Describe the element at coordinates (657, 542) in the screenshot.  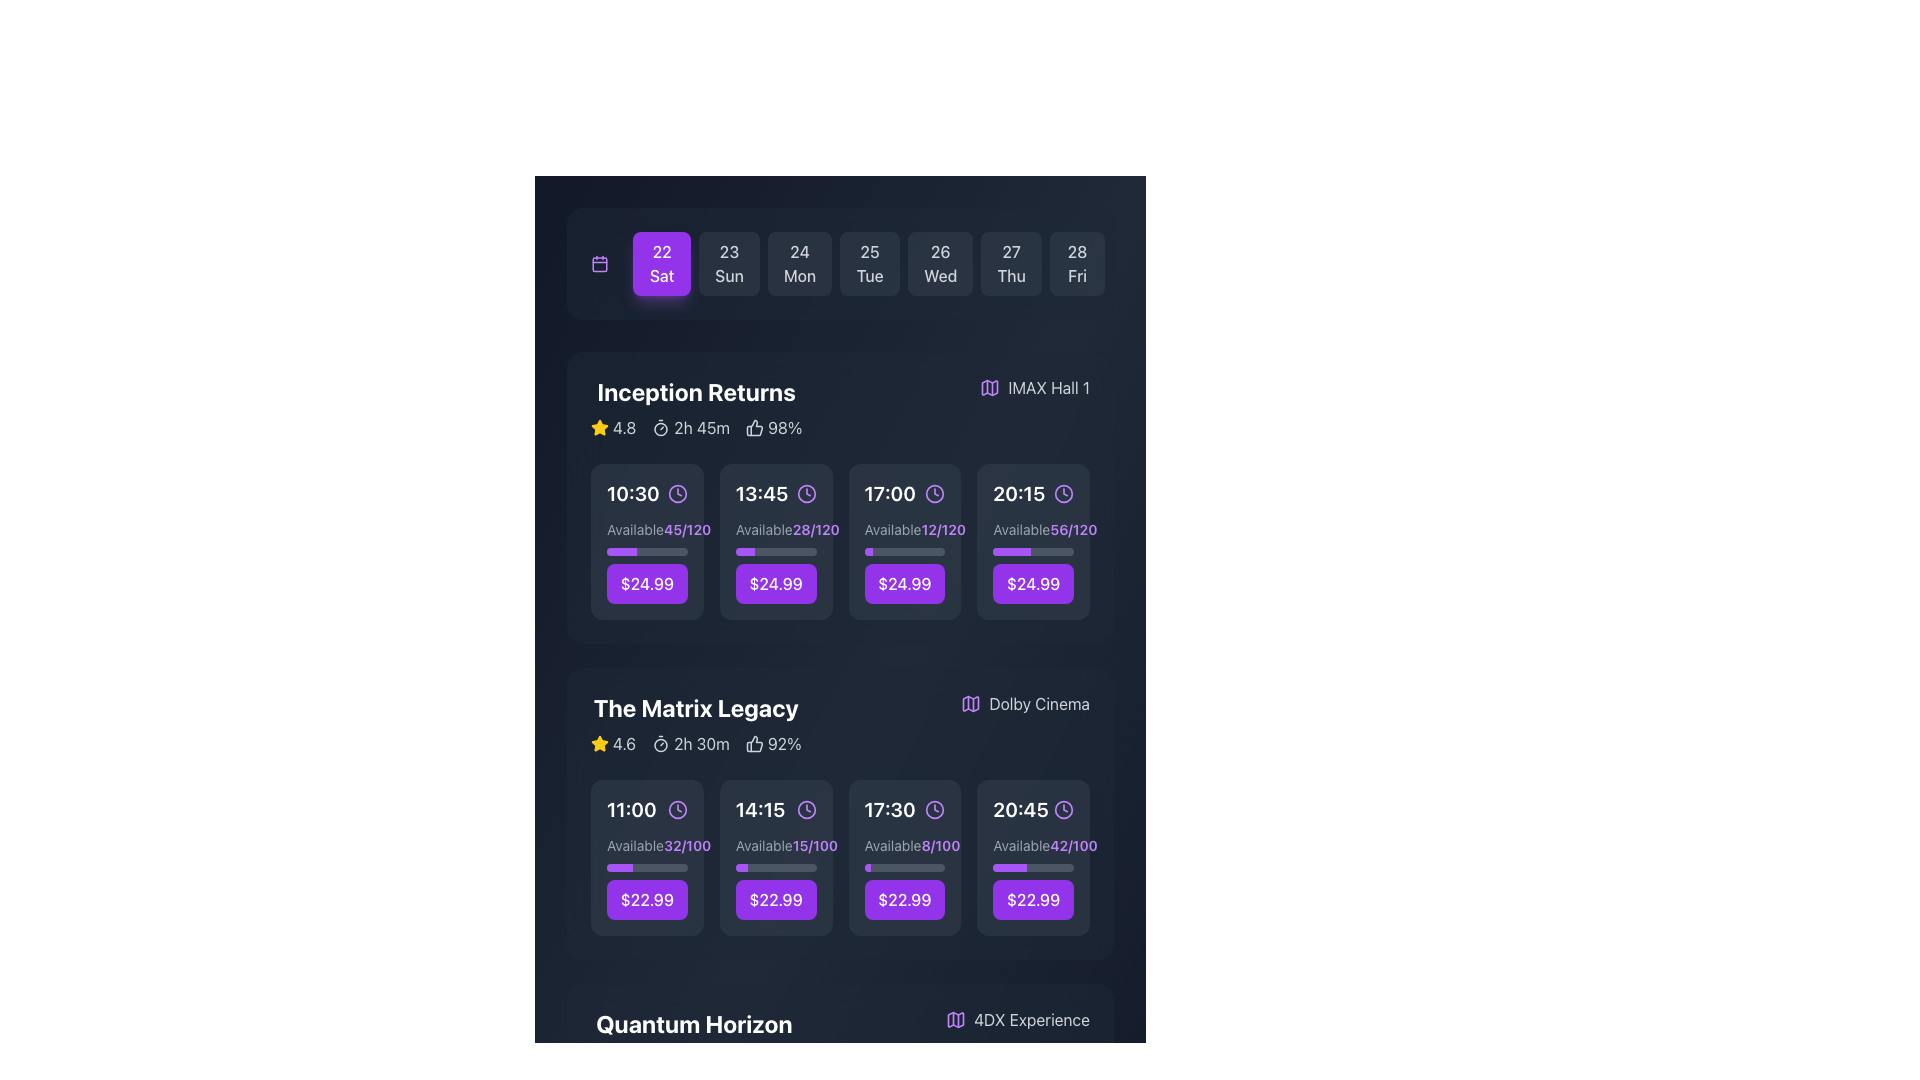
I see `the seat selection button located in the top section of the interface` at that location.